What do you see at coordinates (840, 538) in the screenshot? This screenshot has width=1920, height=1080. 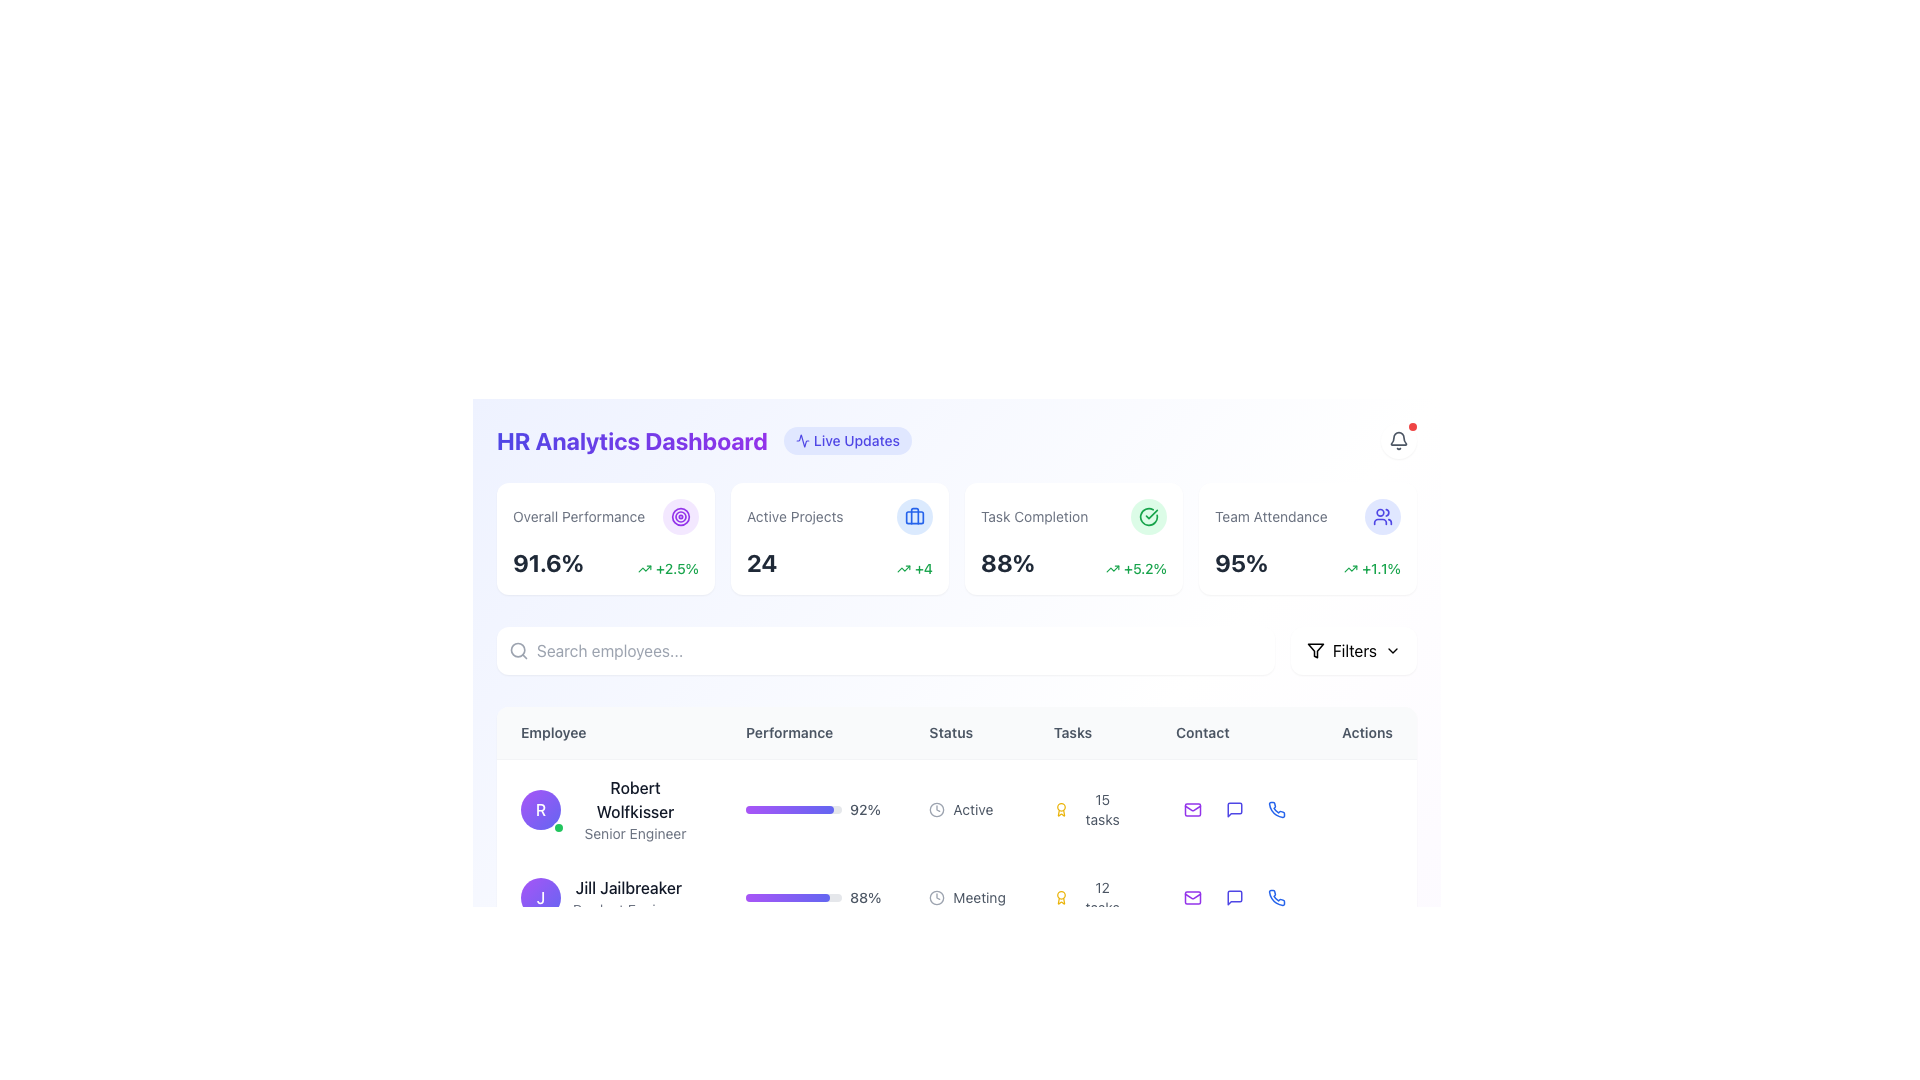 I see `the Information Card that summarizes active projects, located in the second position within the grid of four cards under the 'HR Analytics Dashboard'` at bounding box center [840, 538].